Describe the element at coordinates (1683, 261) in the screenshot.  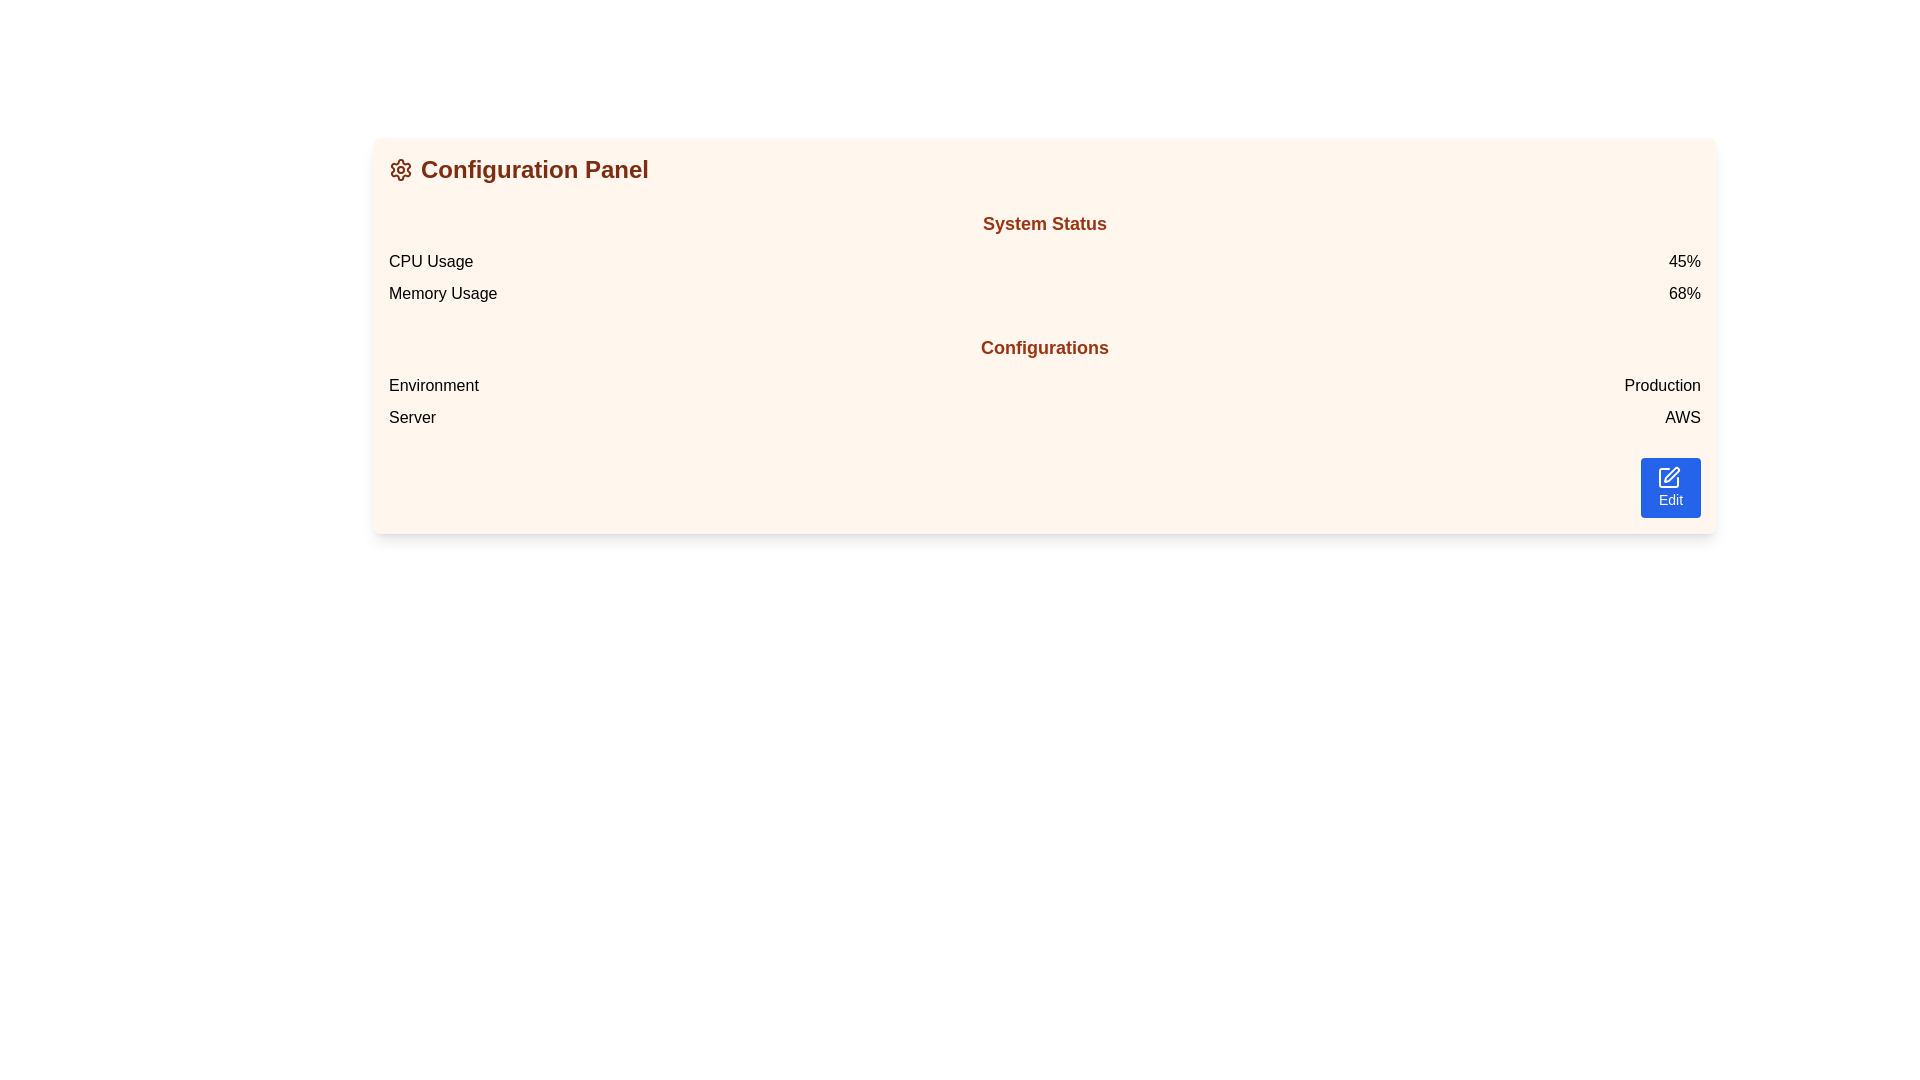
I see `the static text label displaying '45%' located near the label 'CPU Usage' in the upper-right section of a pale background card` at that location.